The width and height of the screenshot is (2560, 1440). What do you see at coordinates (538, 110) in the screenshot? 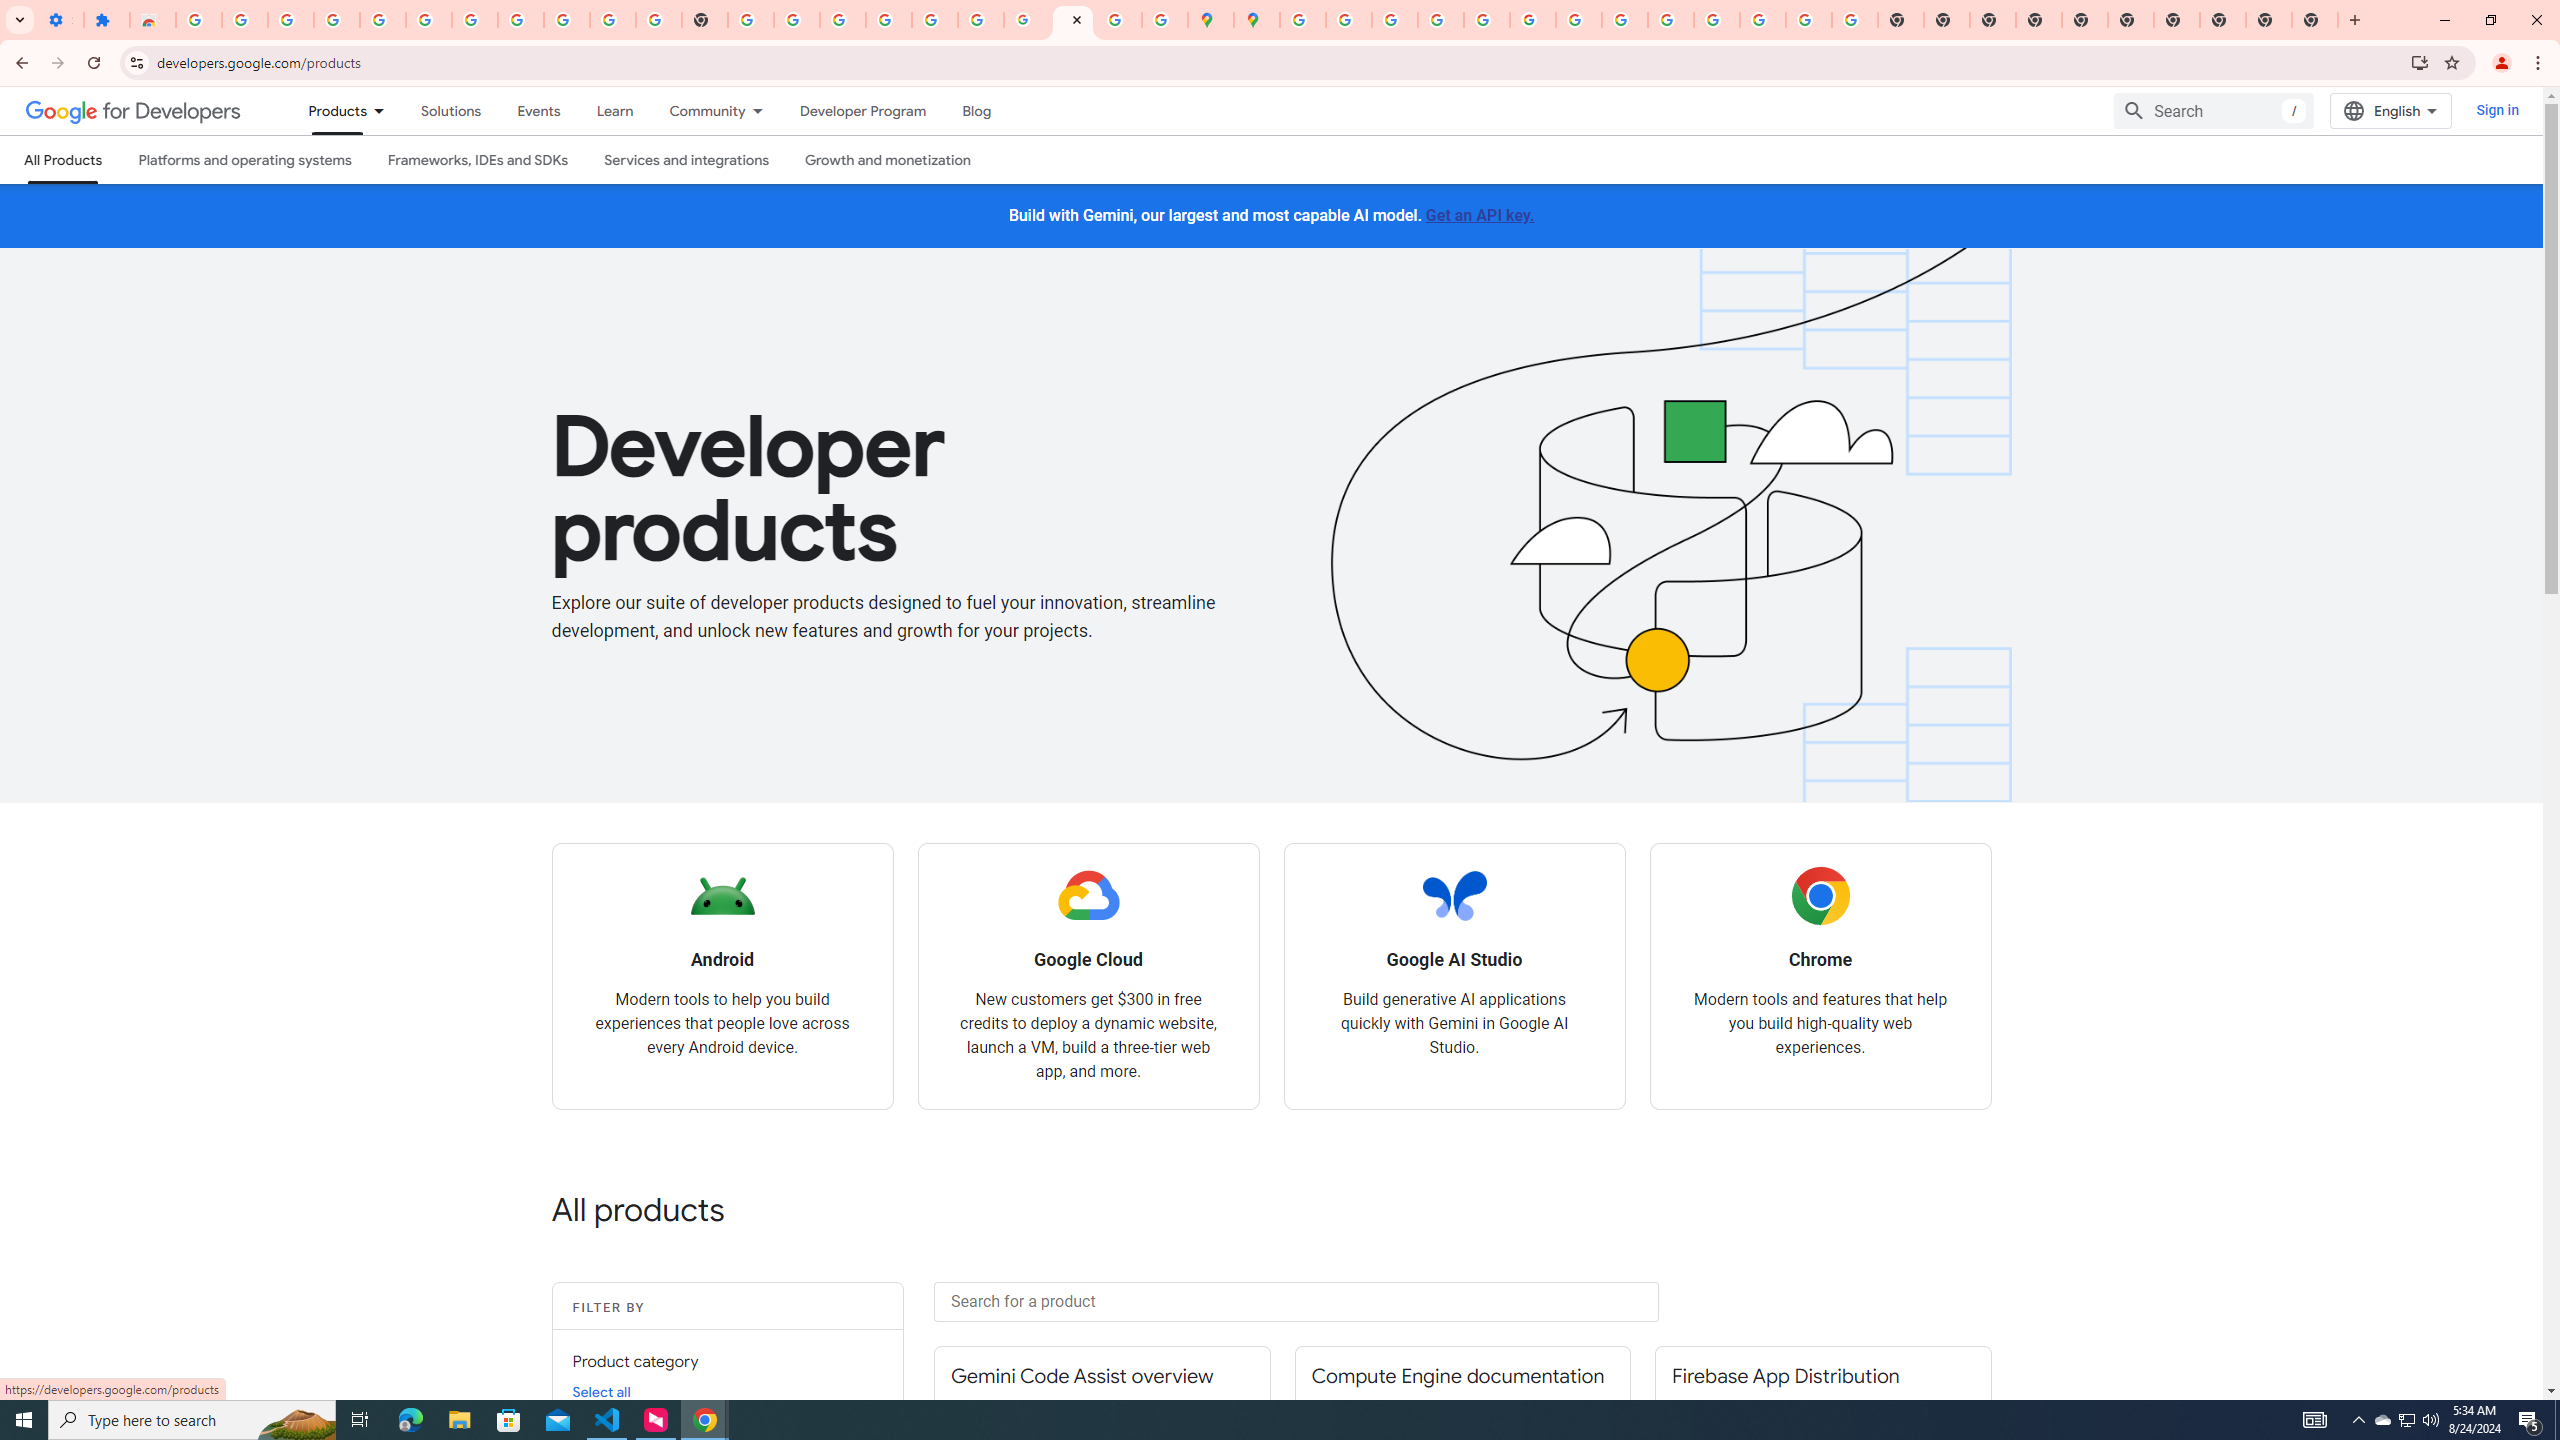
I see `'Events'` at bounding box center [538, 110].